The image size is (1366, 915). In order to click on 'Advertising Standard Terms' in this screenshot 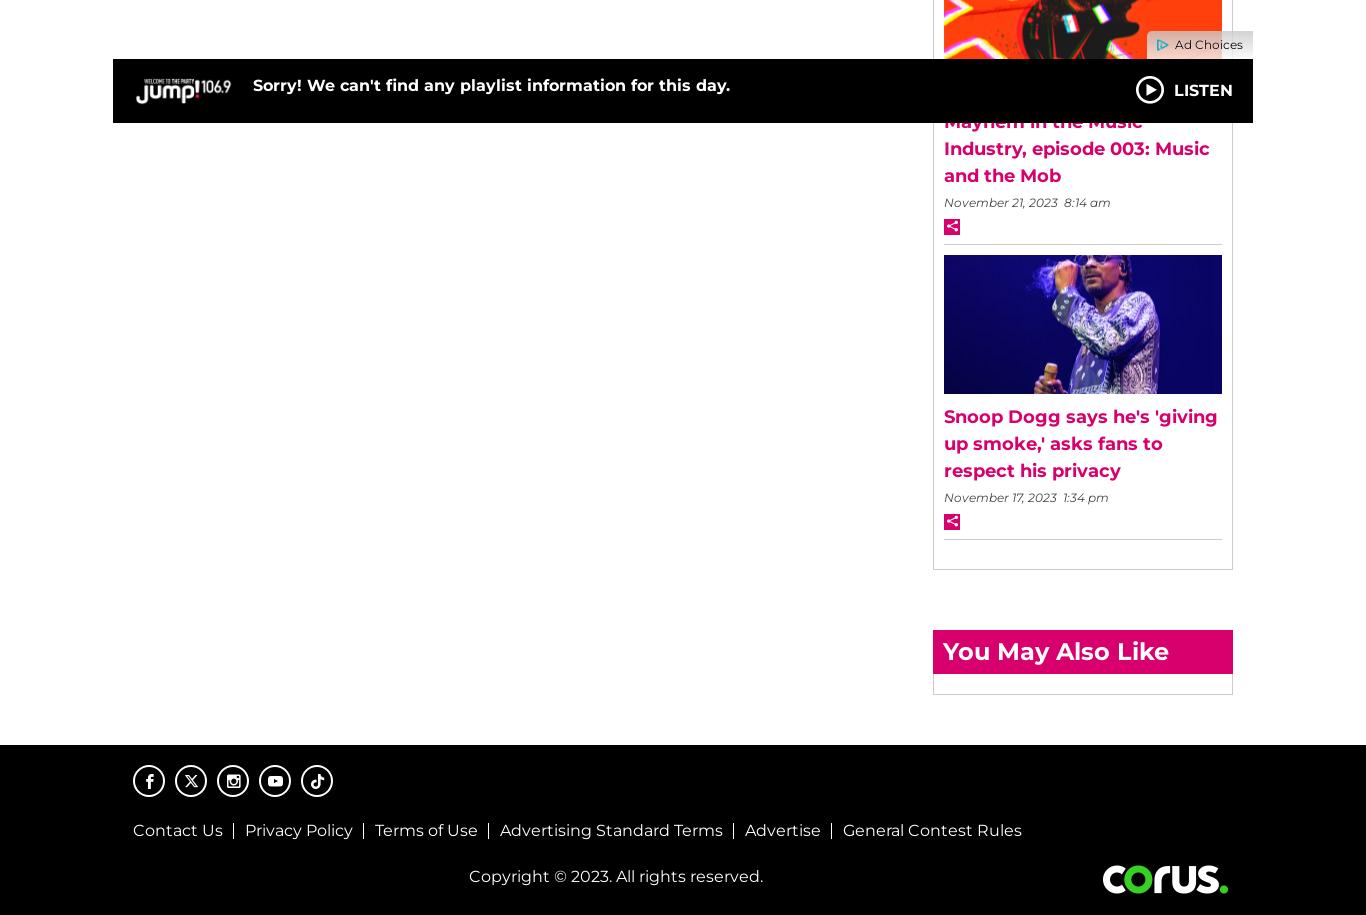, I will do `click(499, 830)`.